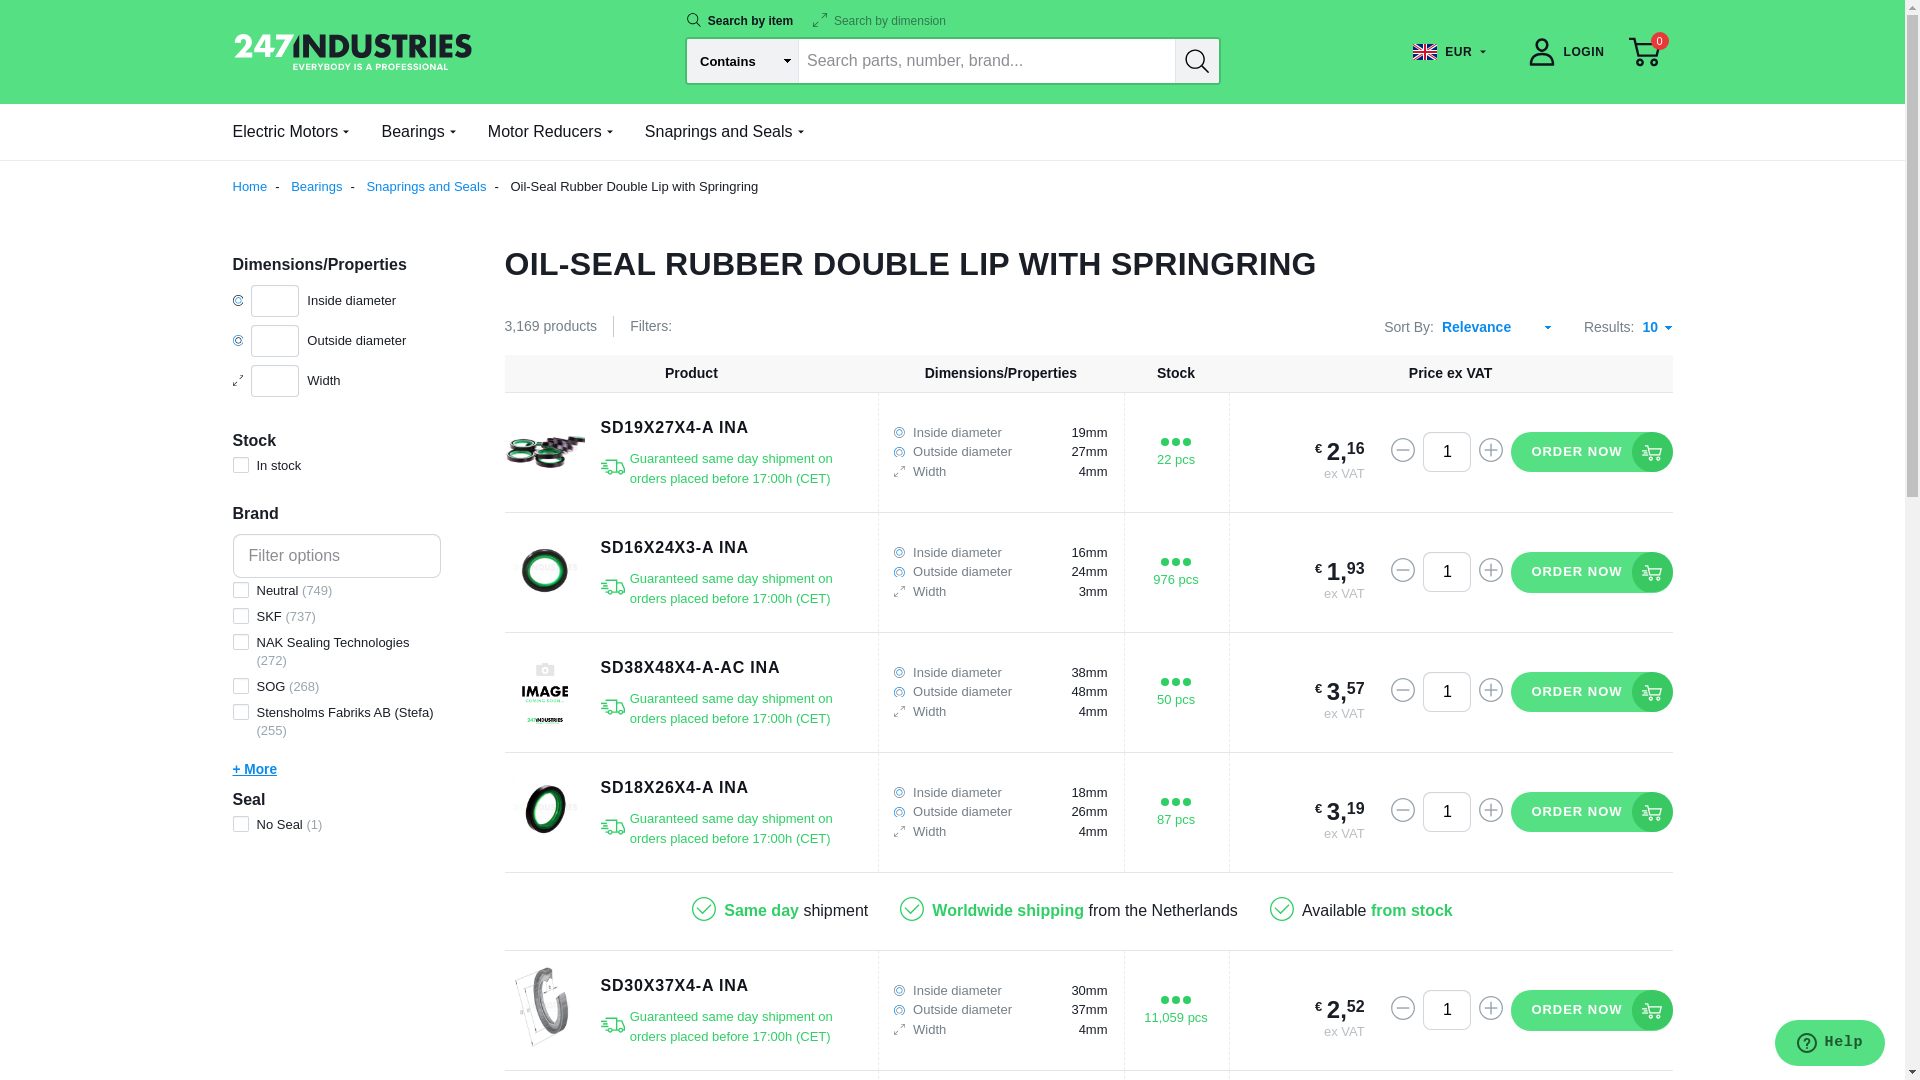 The height and width of the screenshot is (1080, 1920). Describe the element at coordinates (599, 547) in the screenshot. I see `'SD16X24X3-A INA'` at that location.